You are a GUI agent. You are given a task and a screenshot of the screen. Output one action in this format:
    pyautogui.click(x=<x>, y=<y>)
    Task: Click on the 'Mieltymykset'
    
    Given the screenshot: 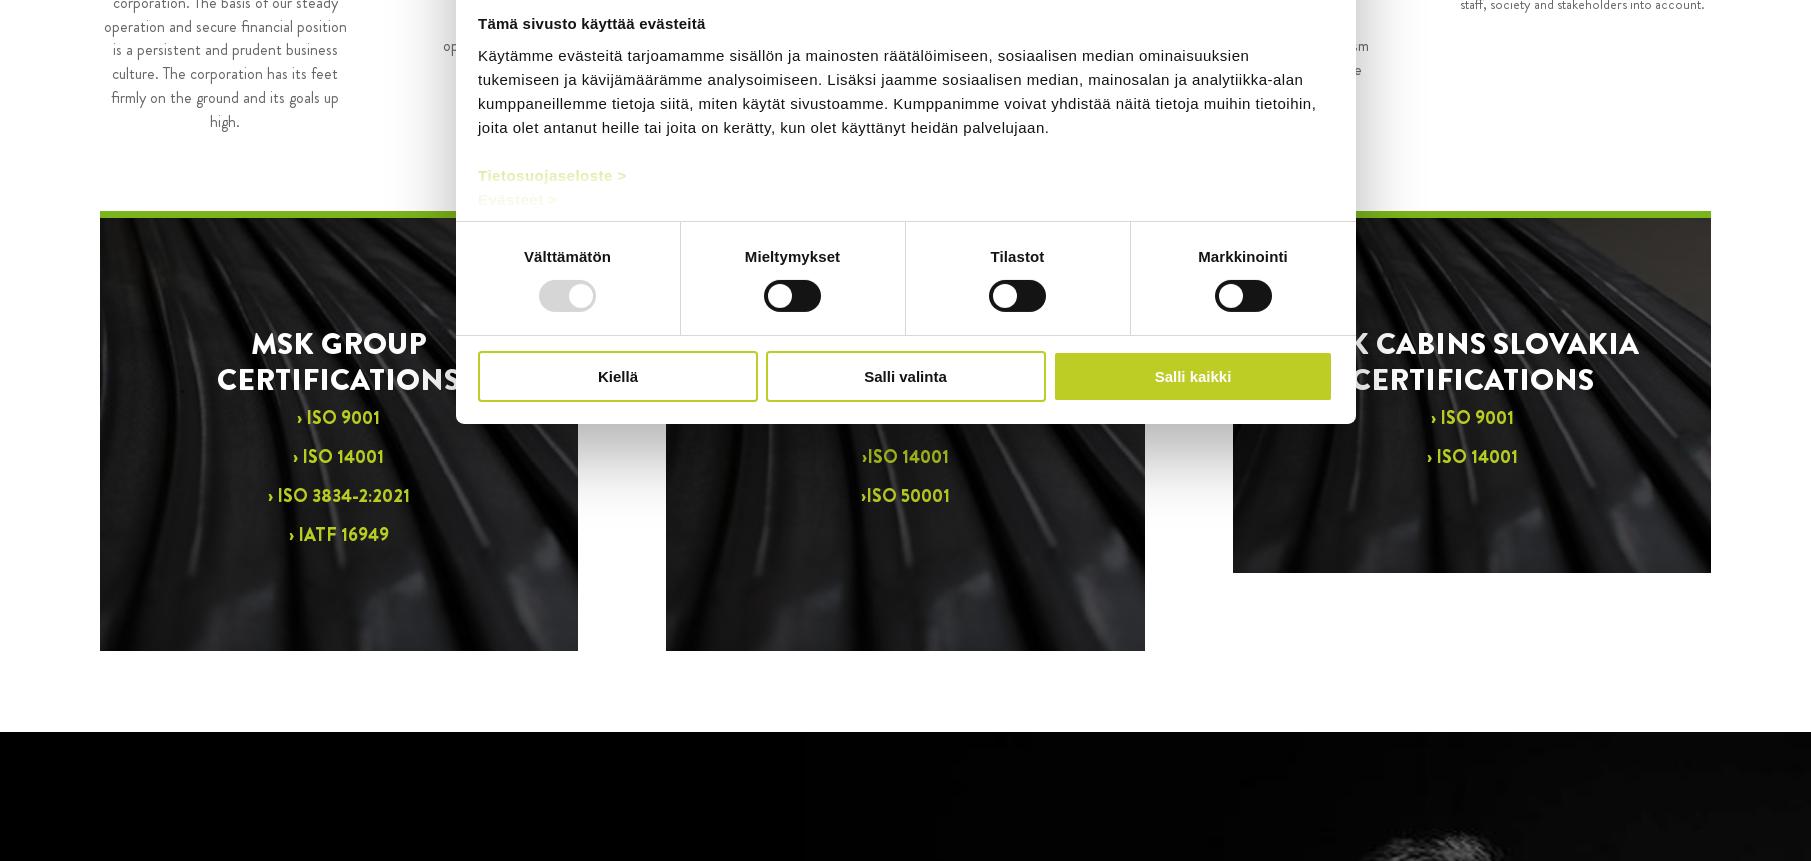 What is the action you would take?
    pyautogui.click(x=790, y=255)
    